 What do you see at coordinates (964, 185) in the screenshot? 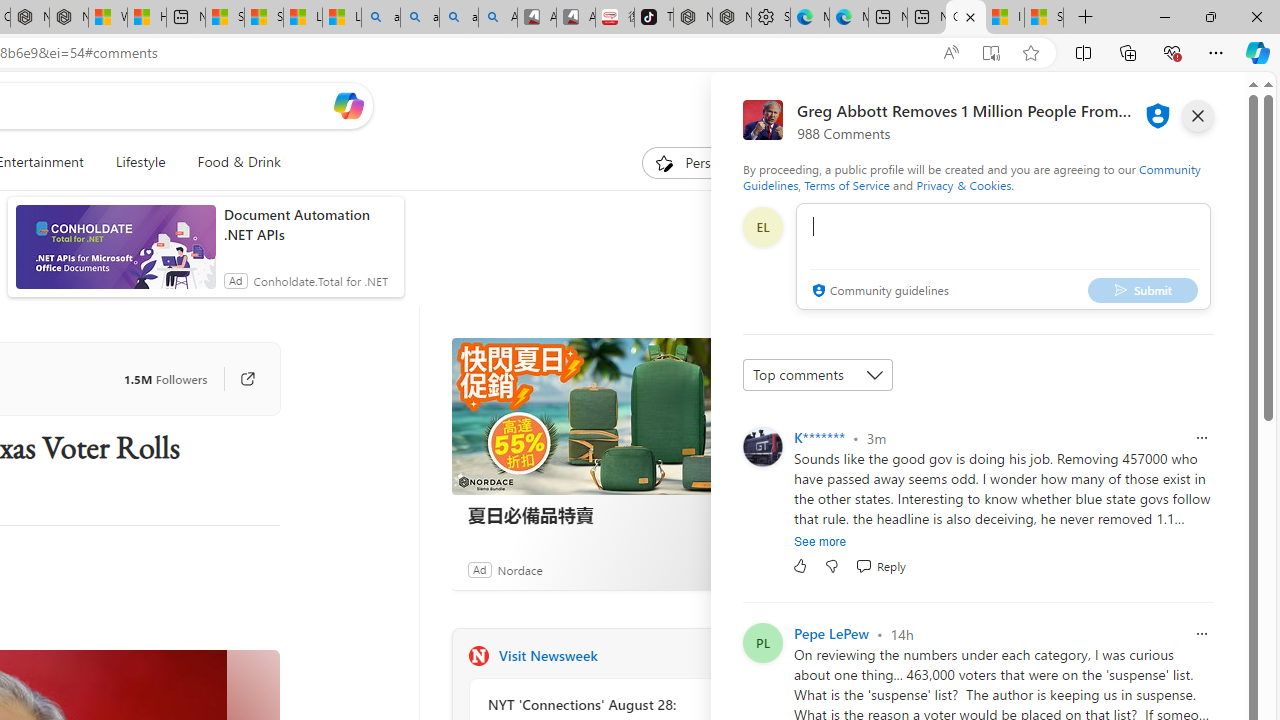
I see `'Privacy & Cookies'` at bounding box center [964, 185].